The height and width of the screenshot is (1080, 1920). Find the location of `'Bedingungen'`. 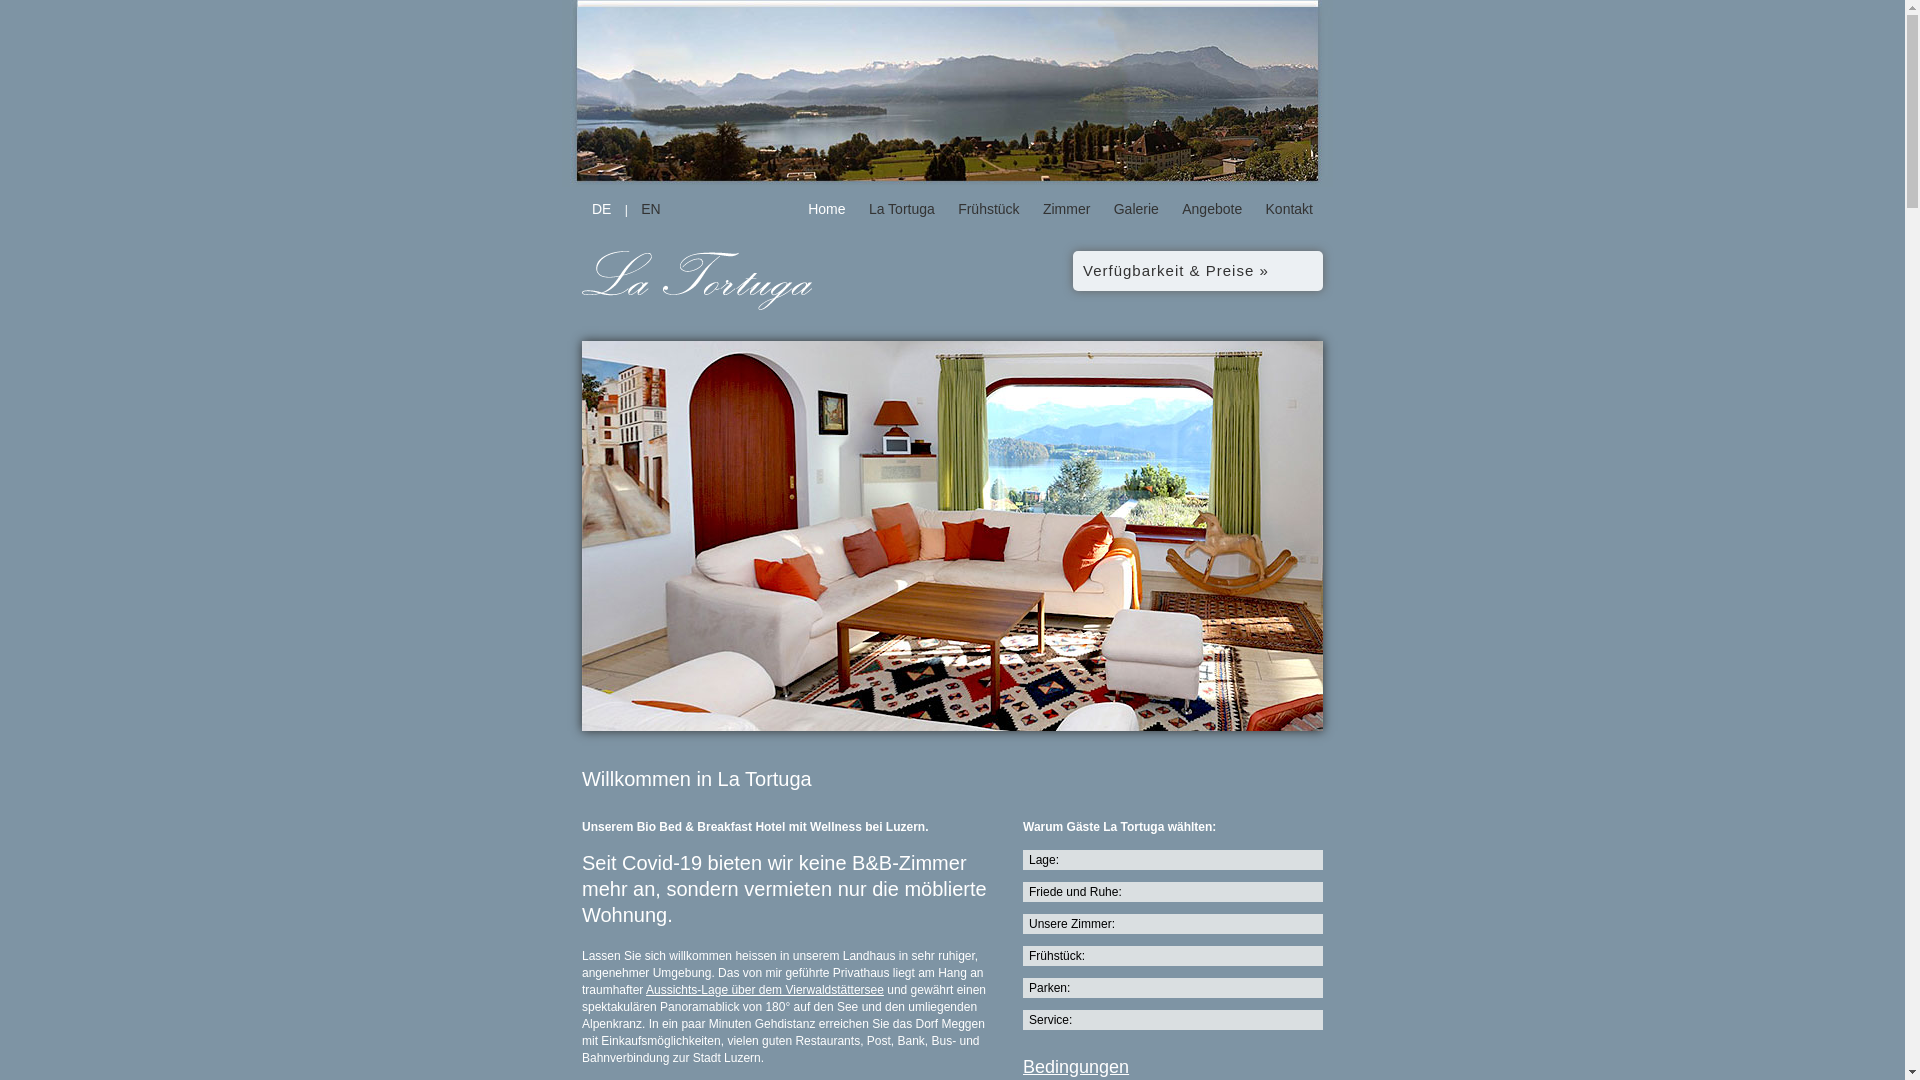

'Bedingungen' is located at coordinates (1074, 1066).